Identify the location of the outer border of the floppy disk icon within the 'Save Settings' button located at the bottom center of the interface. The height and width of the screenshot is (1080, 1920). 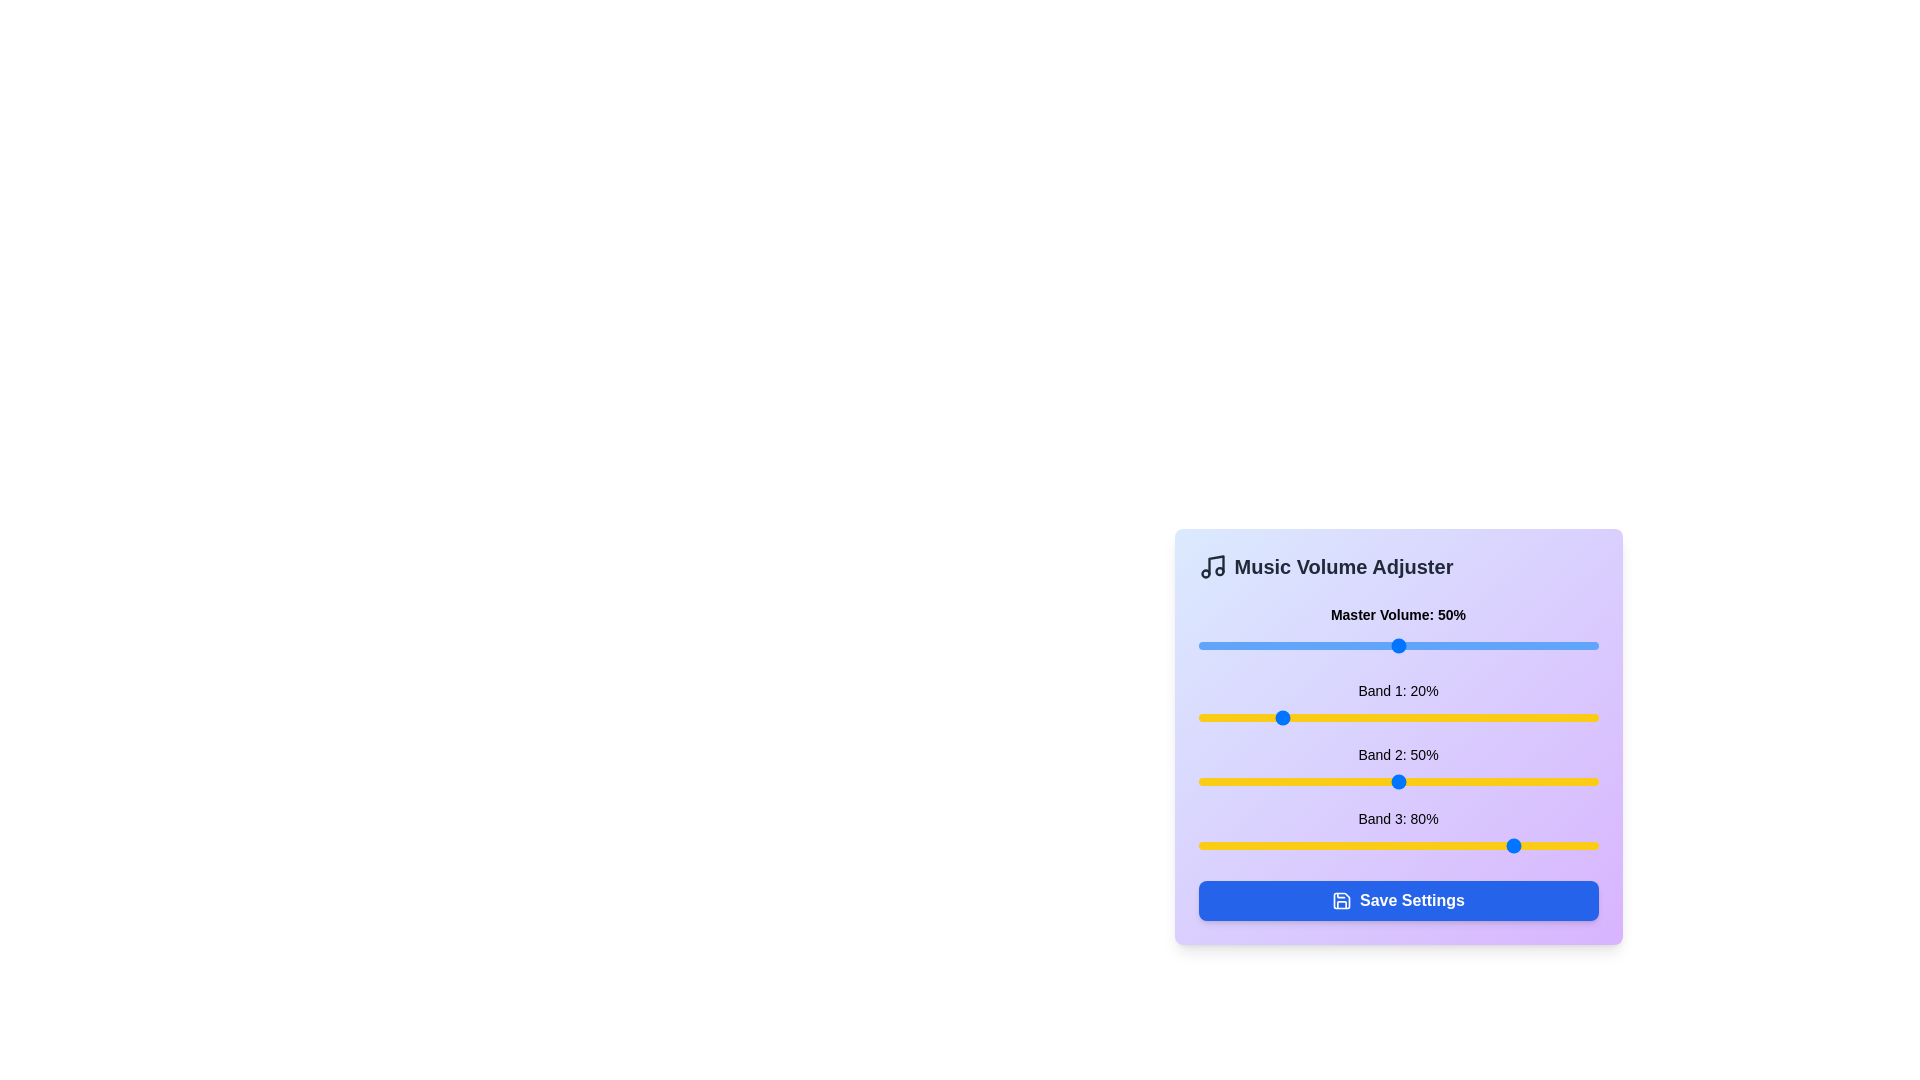
(1342, 901).